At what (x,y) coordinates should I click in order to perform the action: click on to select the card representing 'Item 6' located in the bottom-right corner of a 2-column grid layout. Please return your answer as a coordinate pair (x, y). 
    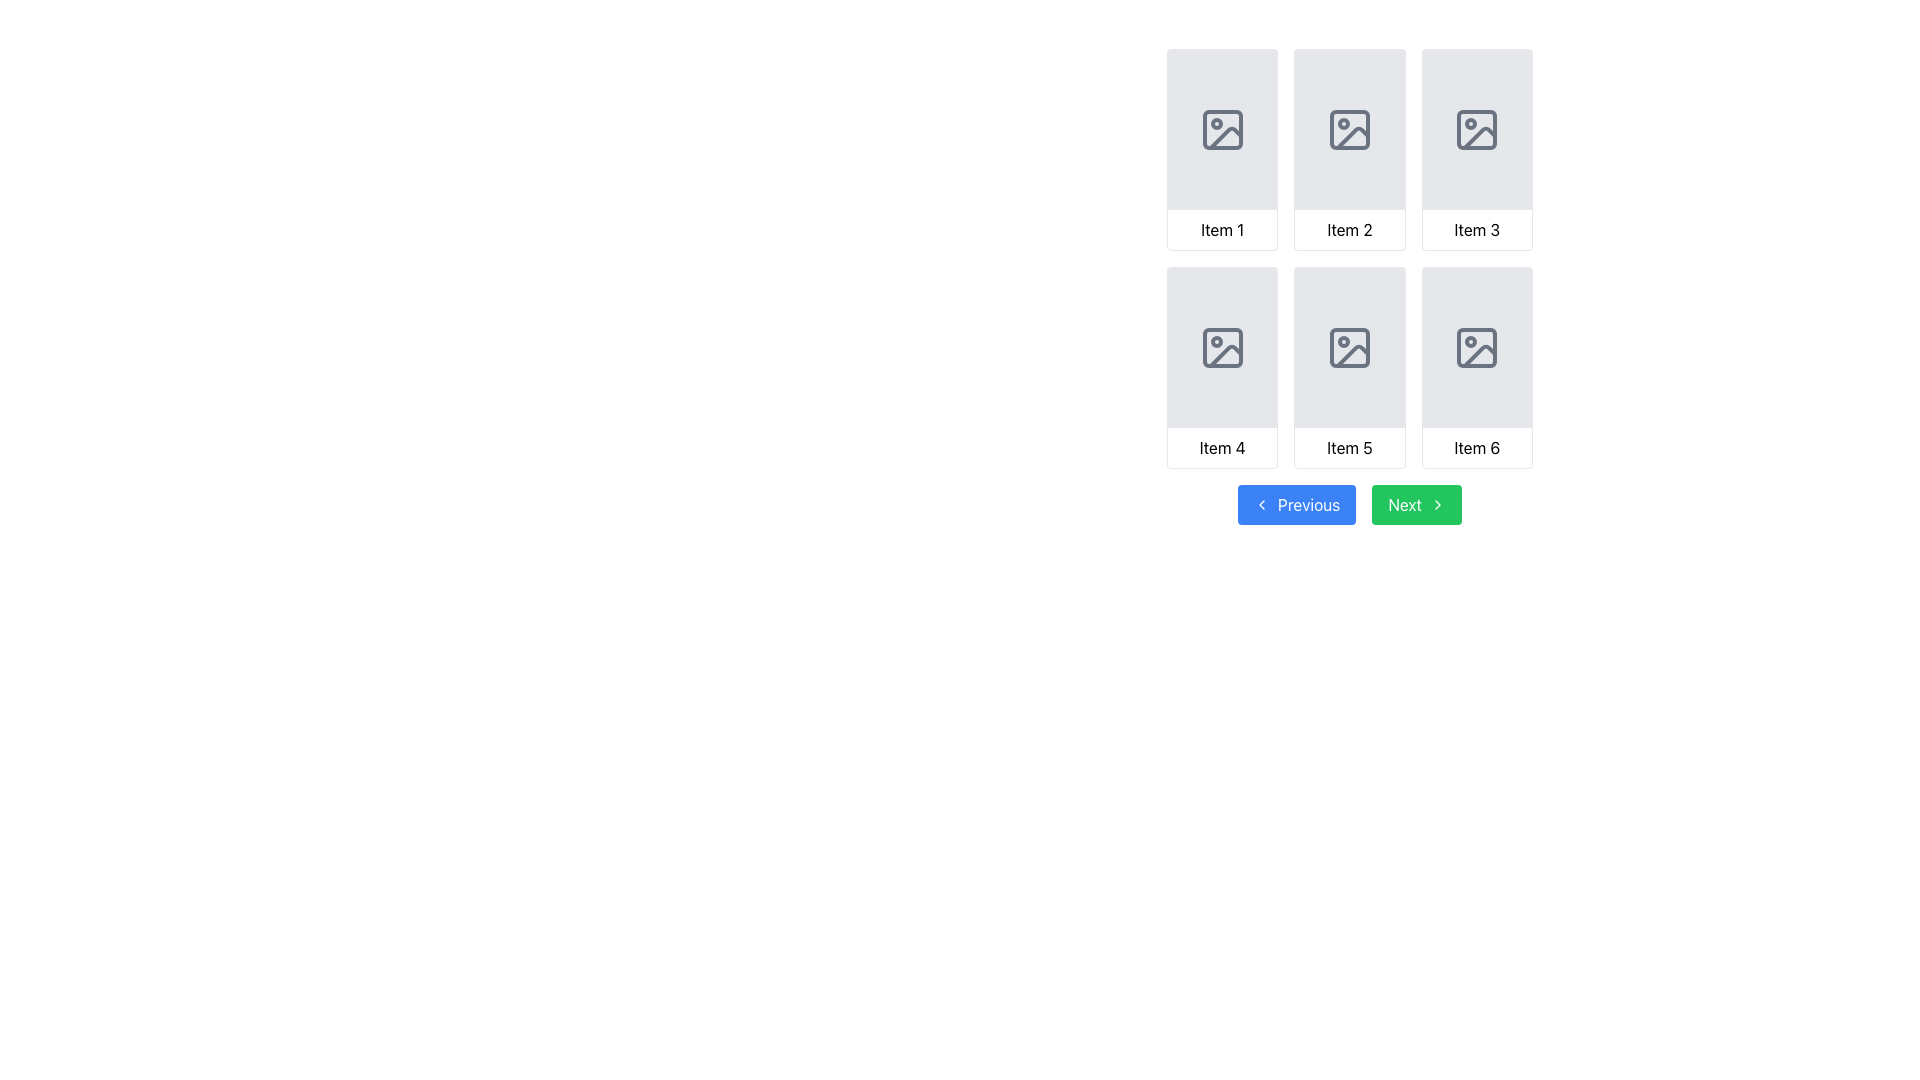
    Looking at the image, I should click on (1477, 367).